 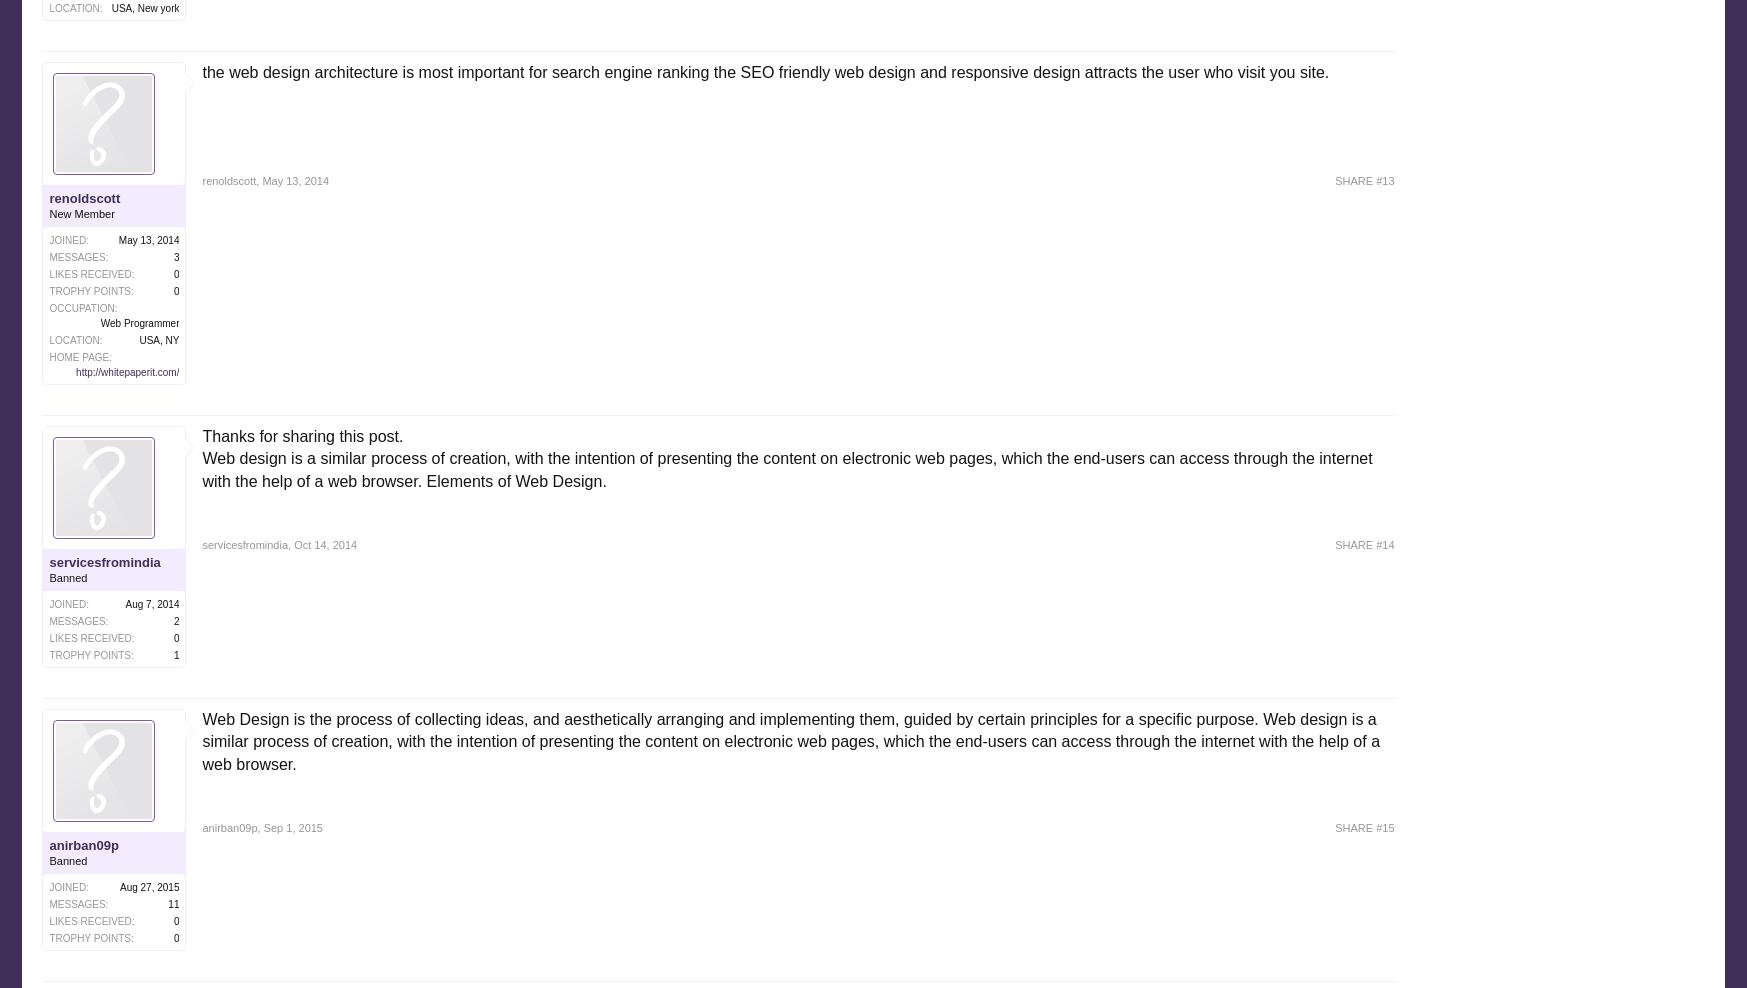 What do you see at coordinates (149, 885) in the screenshot?
I see `'Aug 27, 2015'` at bounding box center [149, 885].